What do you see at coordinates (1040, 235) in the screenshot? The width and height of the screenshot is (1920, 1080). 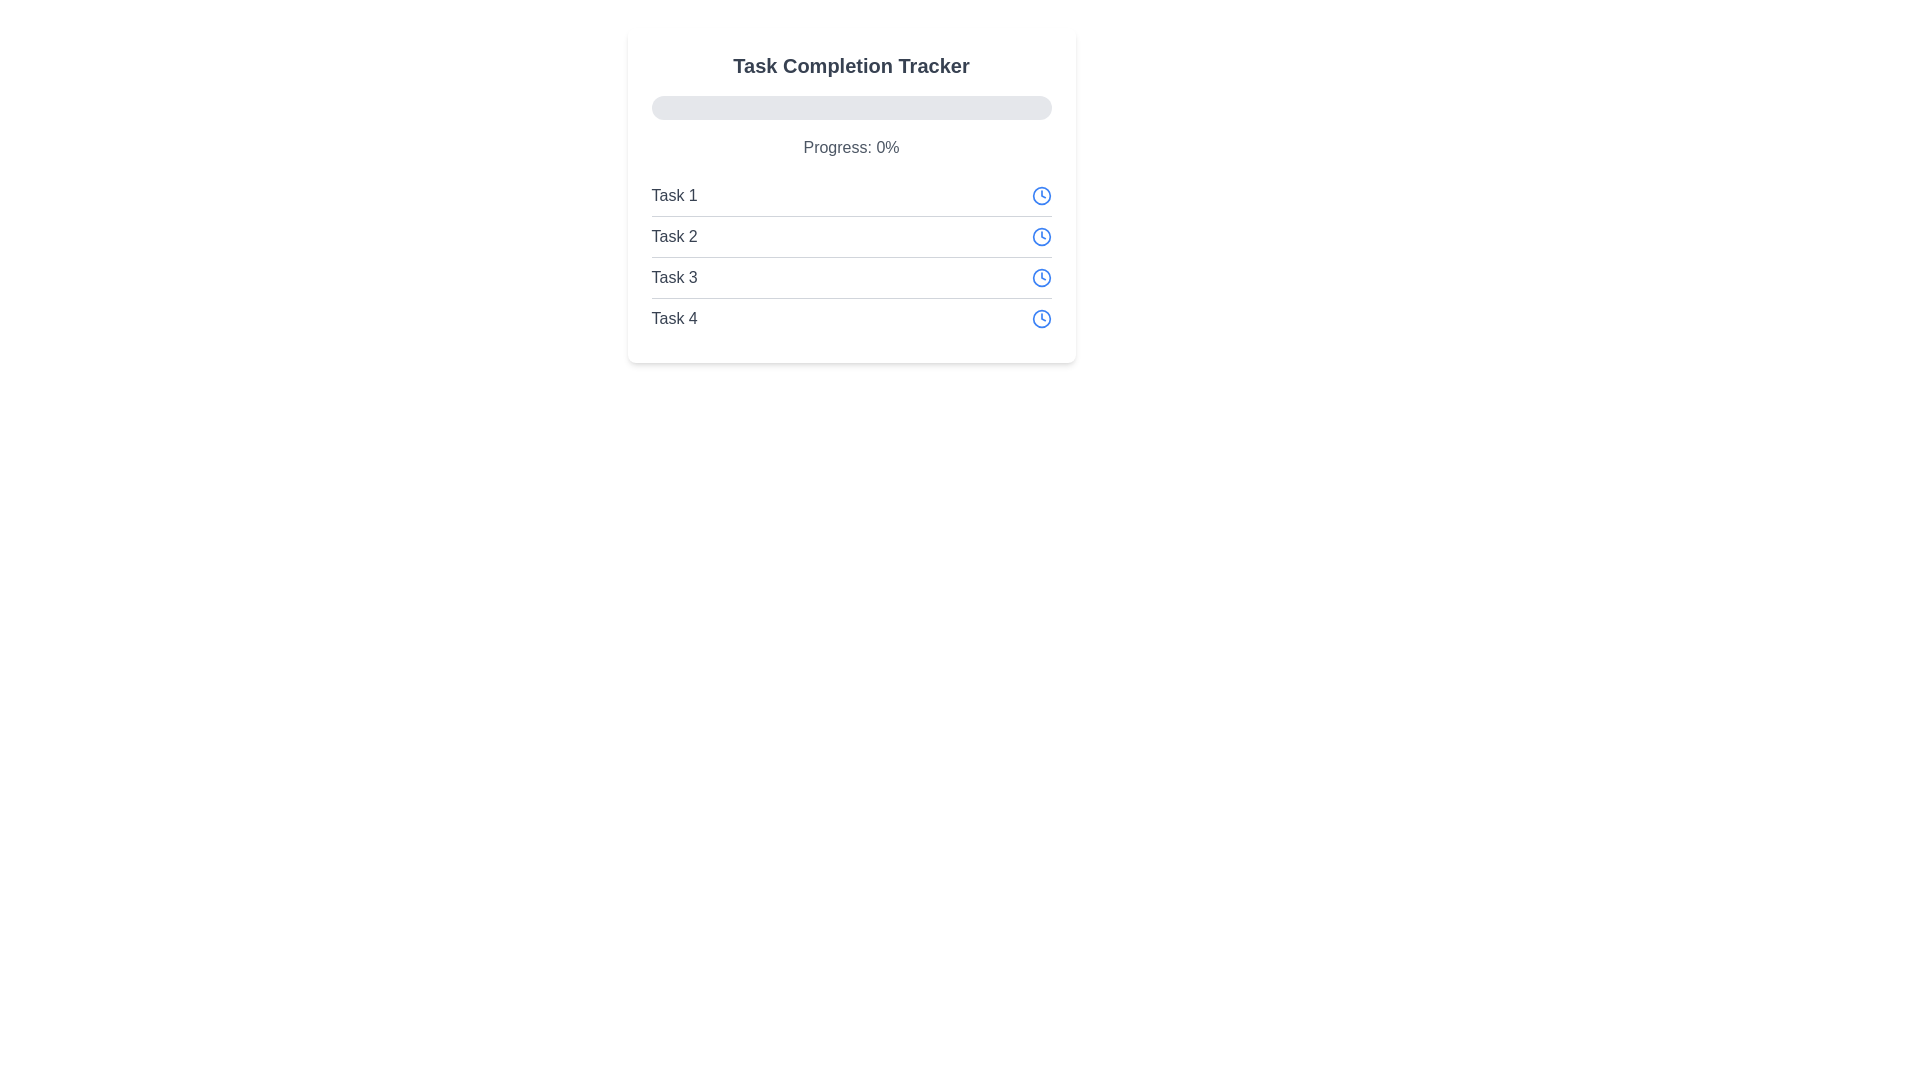 I see `the blue circular clock icon representing Task 2` at bounding box center [1040, 235].